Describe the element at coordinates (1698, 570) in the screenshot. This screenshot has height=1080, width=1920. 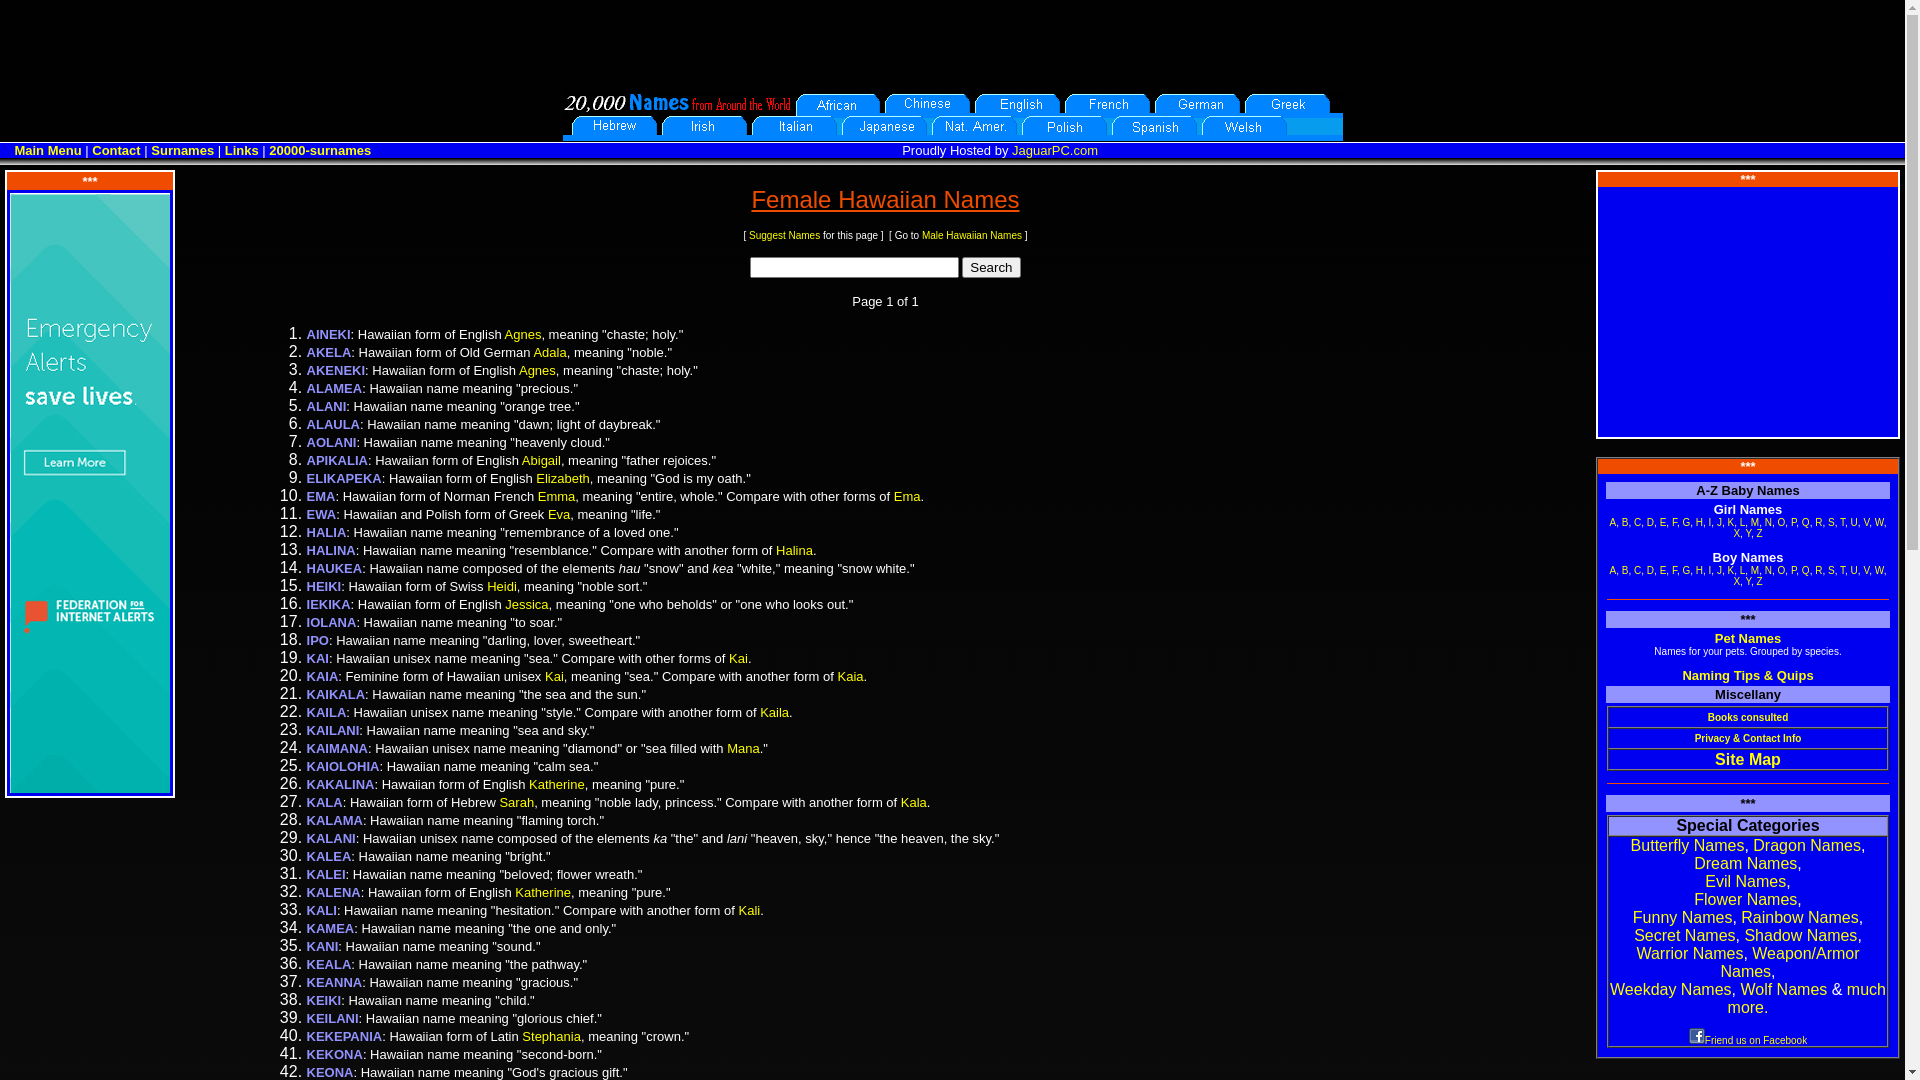
I see `'H'` at that location.